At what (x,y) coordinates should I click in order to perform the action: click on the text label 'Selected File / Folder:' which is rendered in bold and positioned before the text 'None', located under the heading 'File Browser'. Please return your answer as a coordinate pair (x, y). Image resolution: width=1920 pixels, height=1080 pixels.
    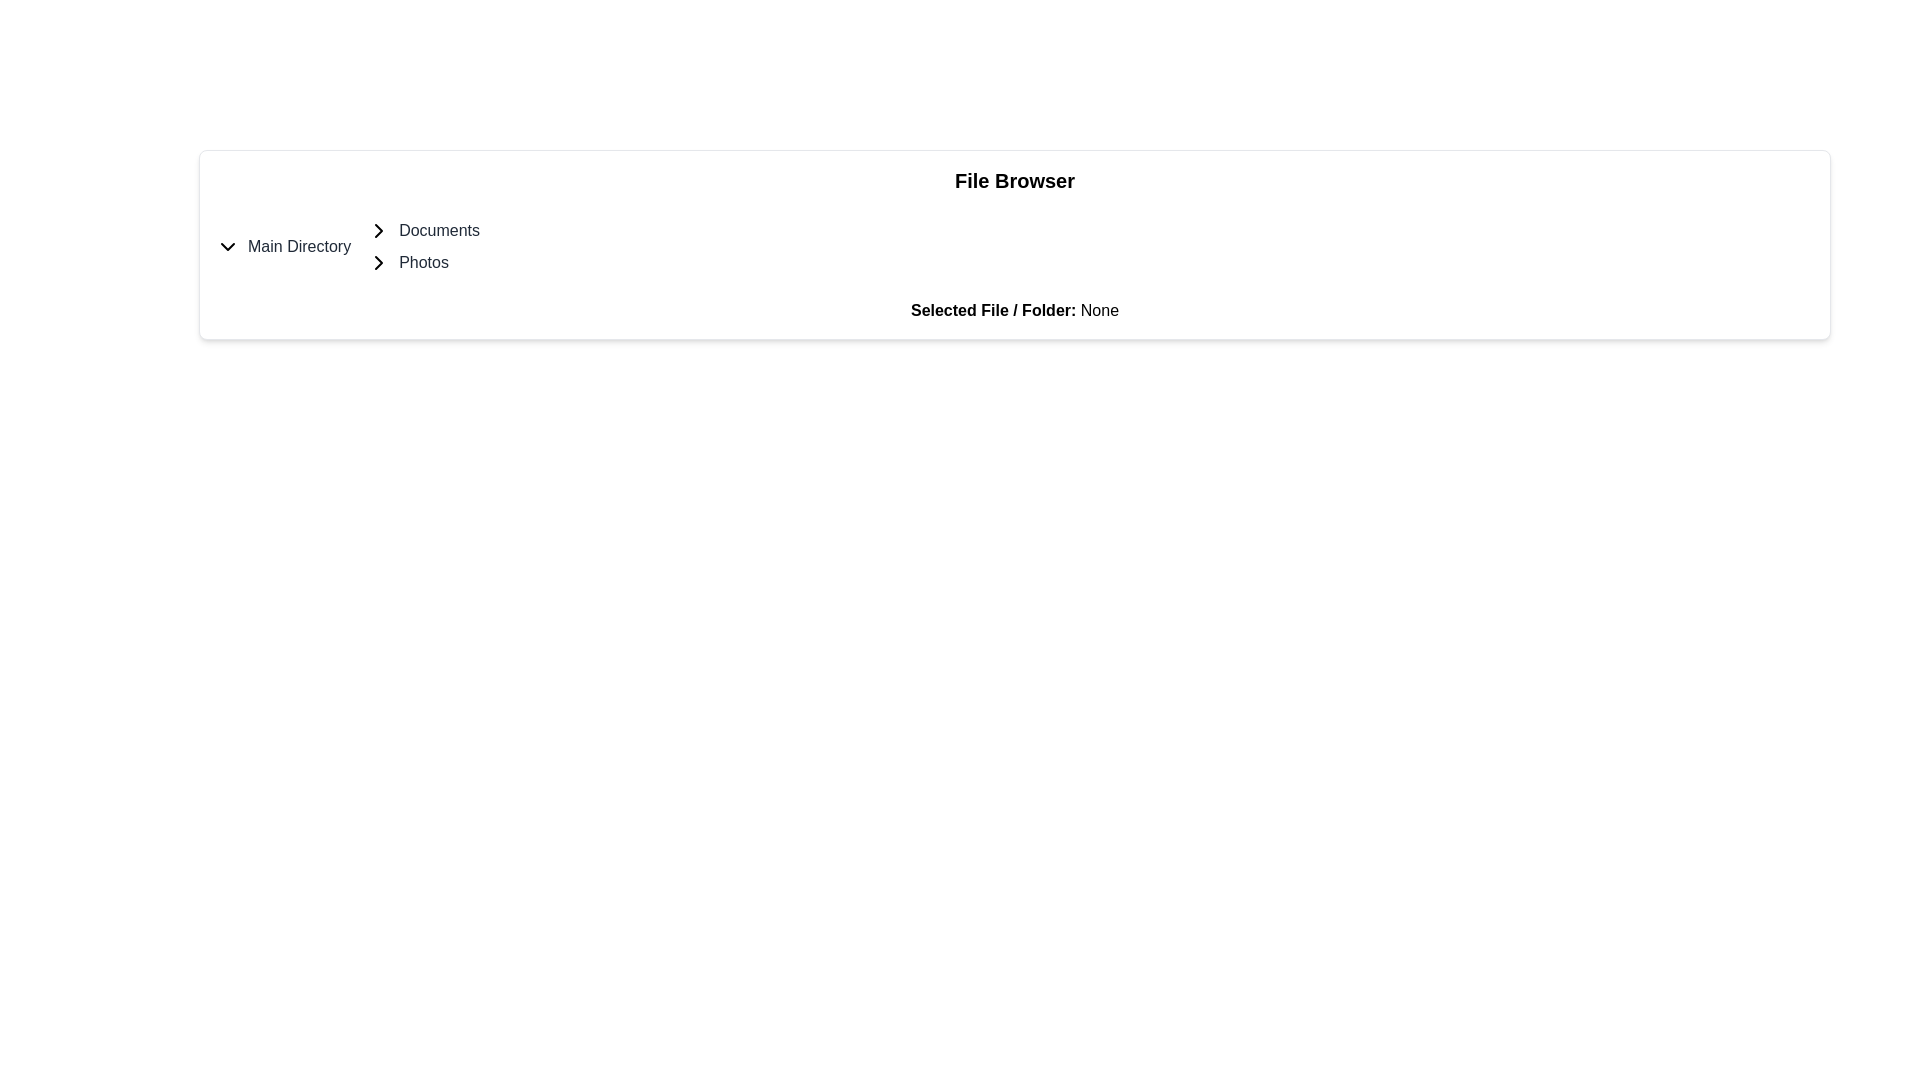
    Looking at the image, I should click on (993, 310).